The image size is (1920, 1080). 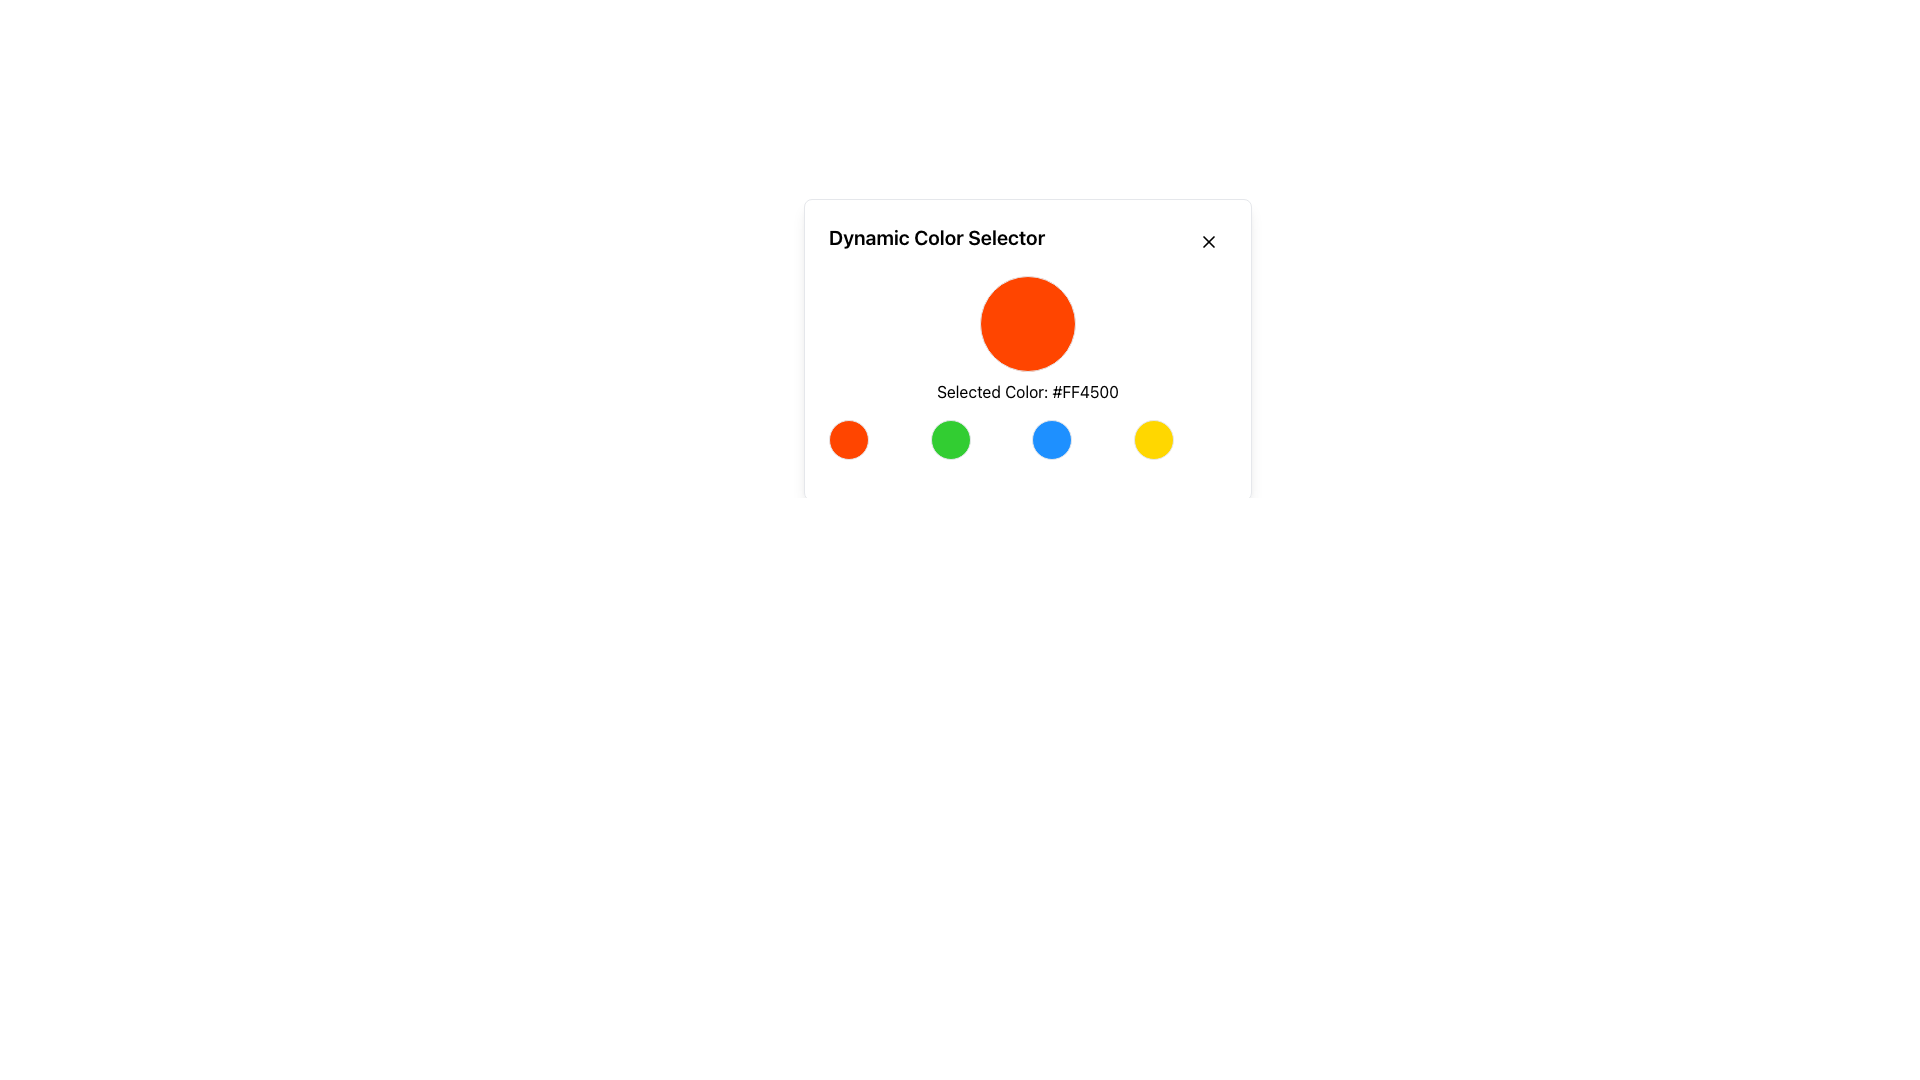 I want to click on the Close Icon, which is represented by an 'X' shape consisting of two diagonal lines, located in the top-right corner of the 'Dynamic Color Selector' card interface, so click(x=1208, y=241).